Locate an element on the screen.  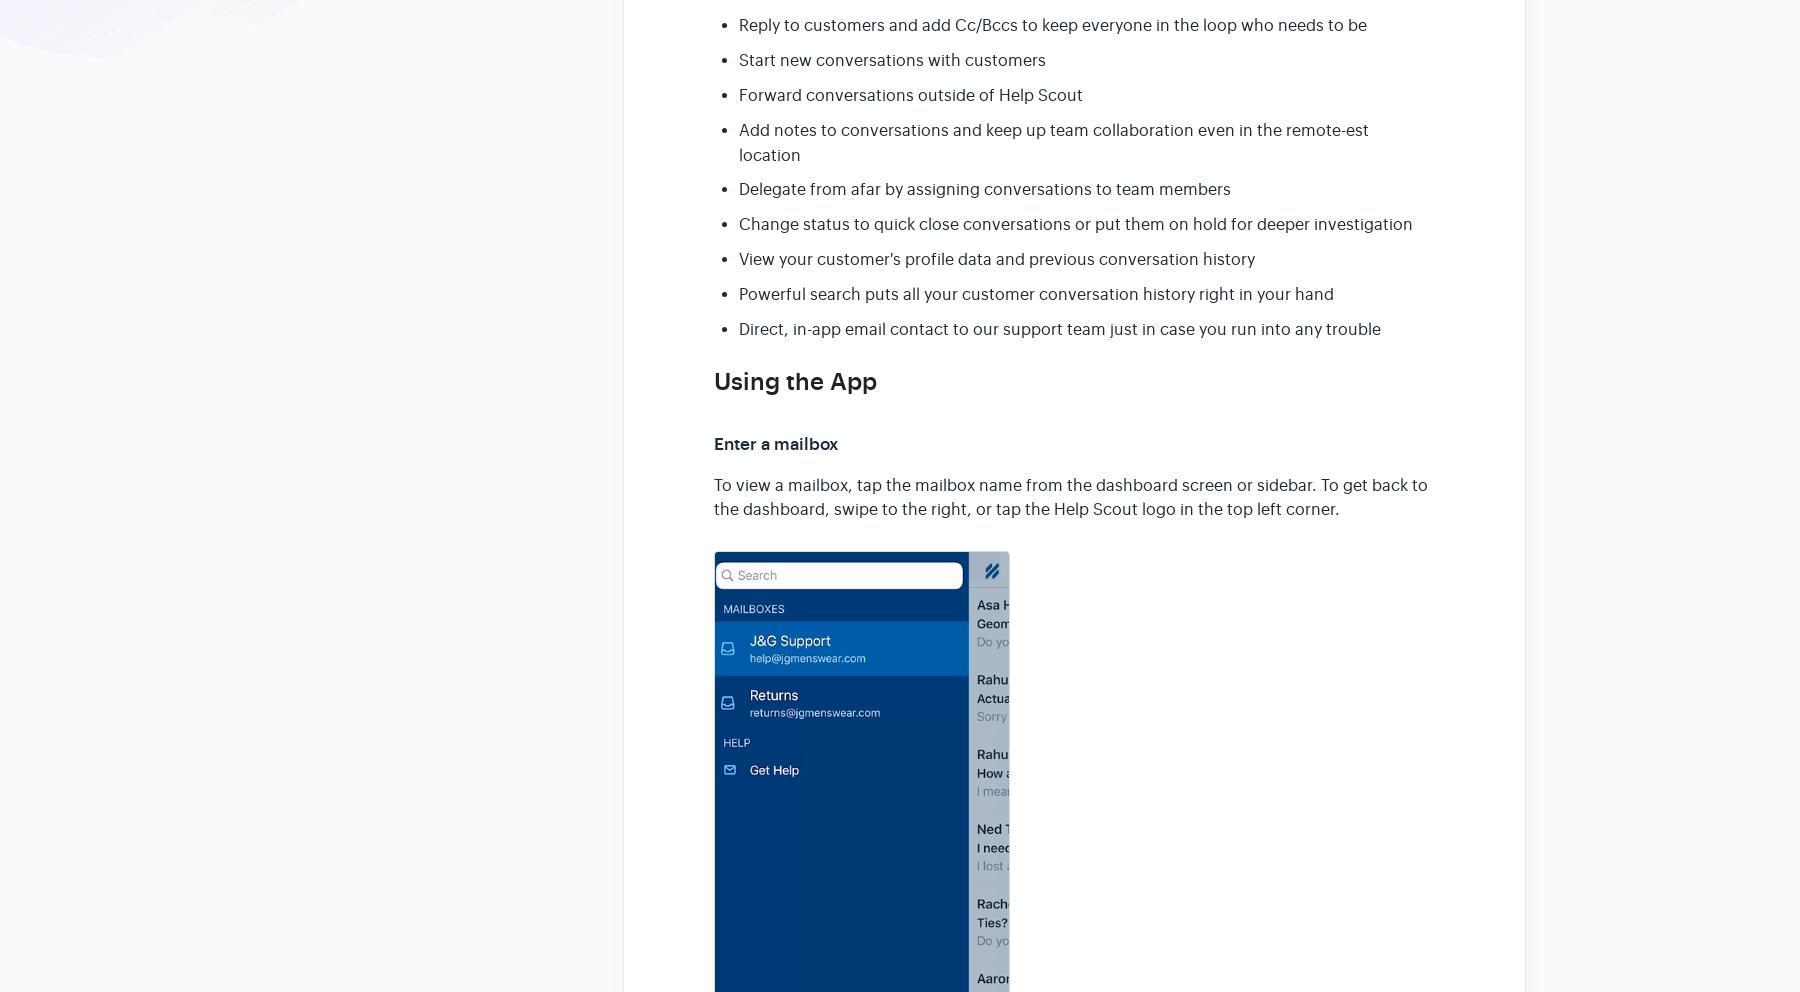
'Powerful search puts all your customer conversation history right in your hand' is located at coordinates (738, 294).